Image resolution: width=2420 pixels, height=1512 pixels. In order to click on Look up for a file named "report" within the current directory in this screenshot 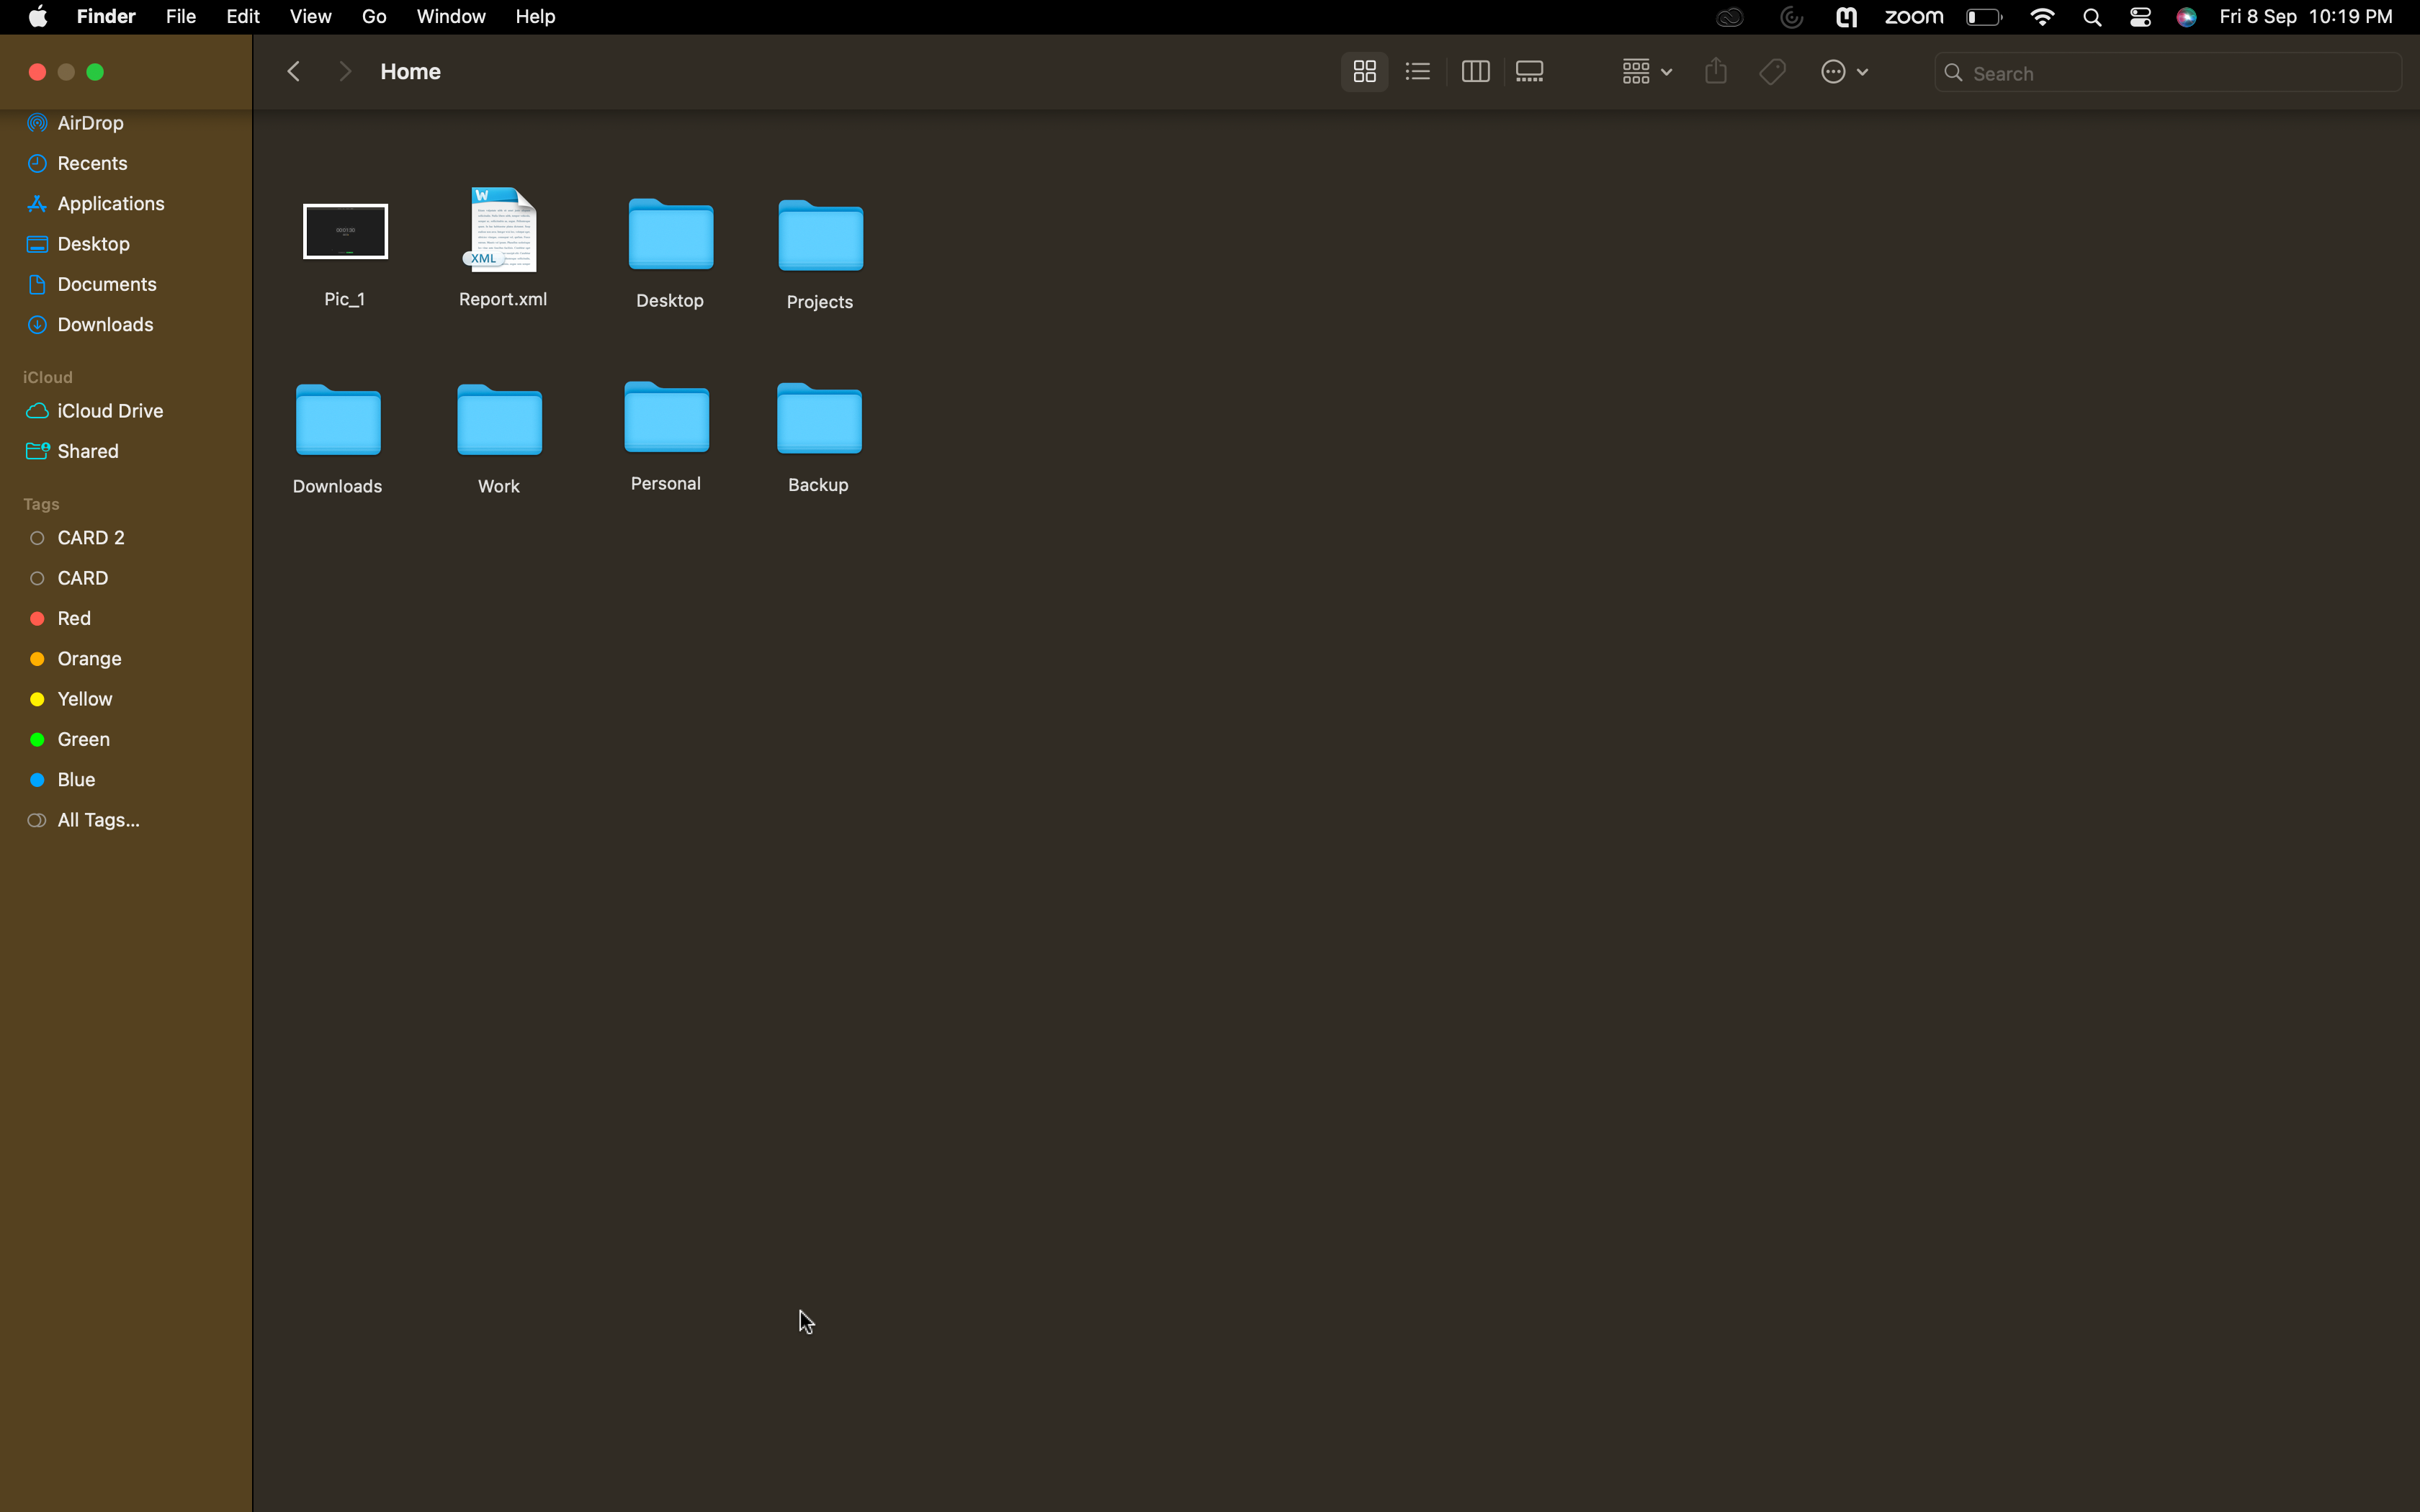, I will do `click(2170, 73)`.